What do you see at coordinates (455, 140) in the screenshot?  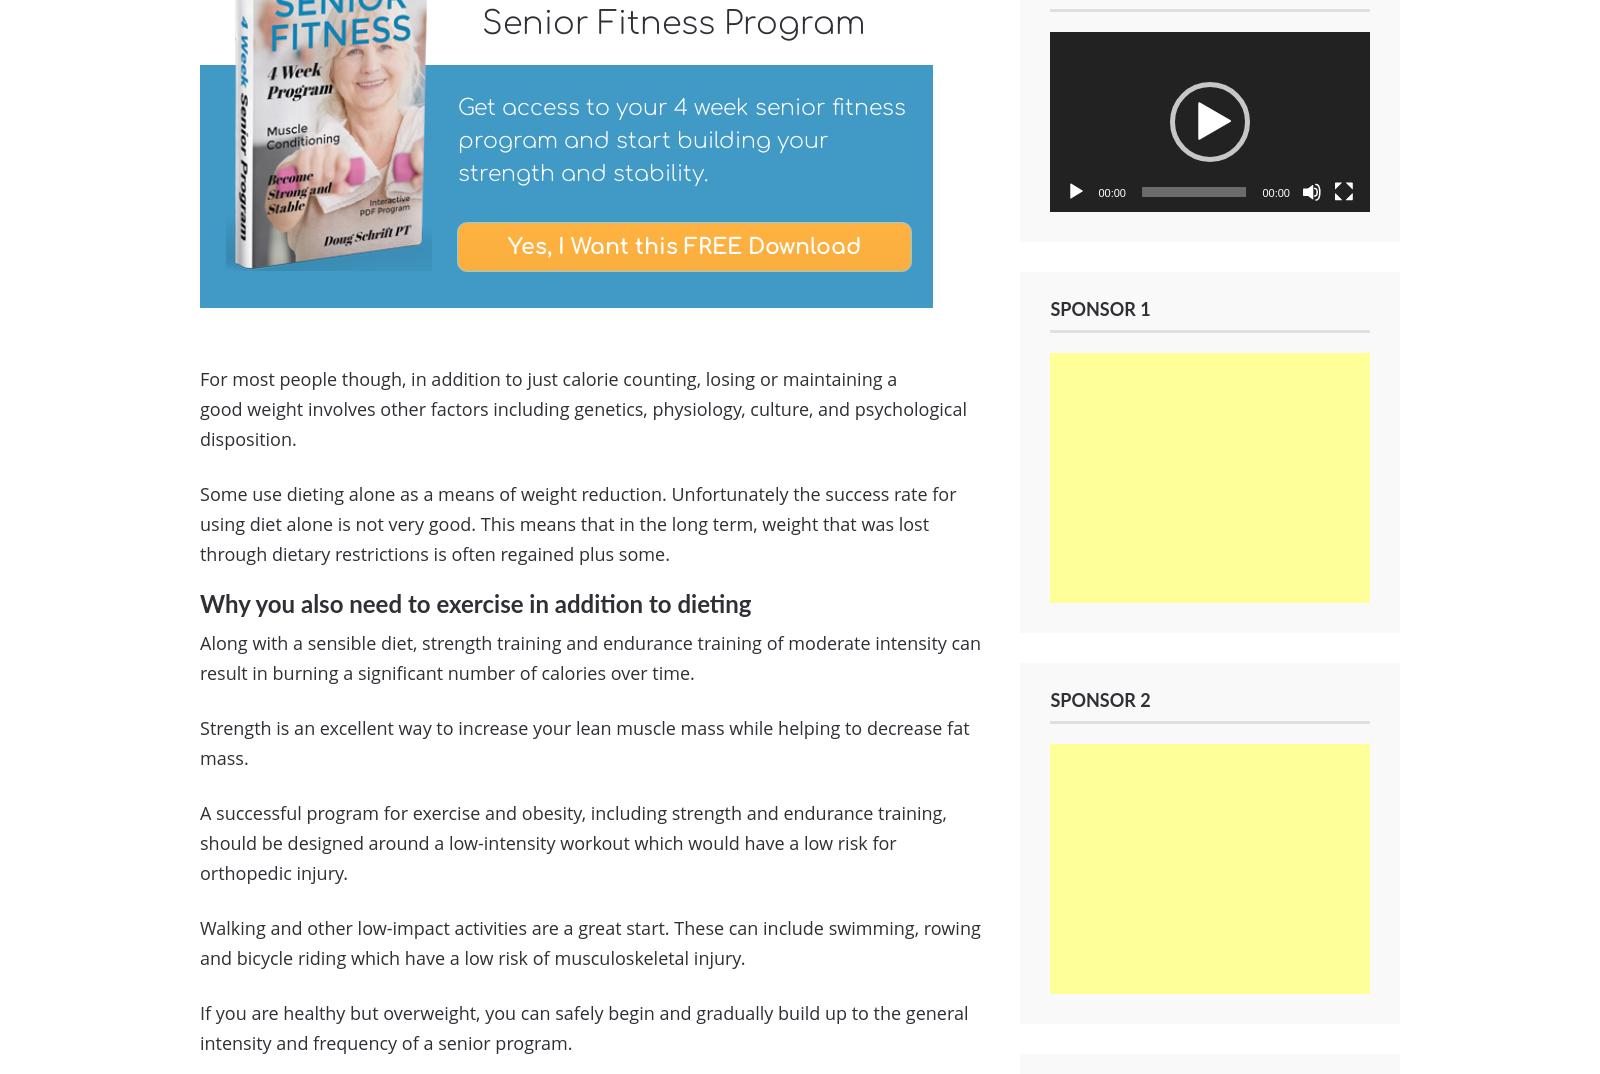 I see `'Get access to your 4 week senior fitness program and start building your strength and stability.'` at bounding box center [455, 140].